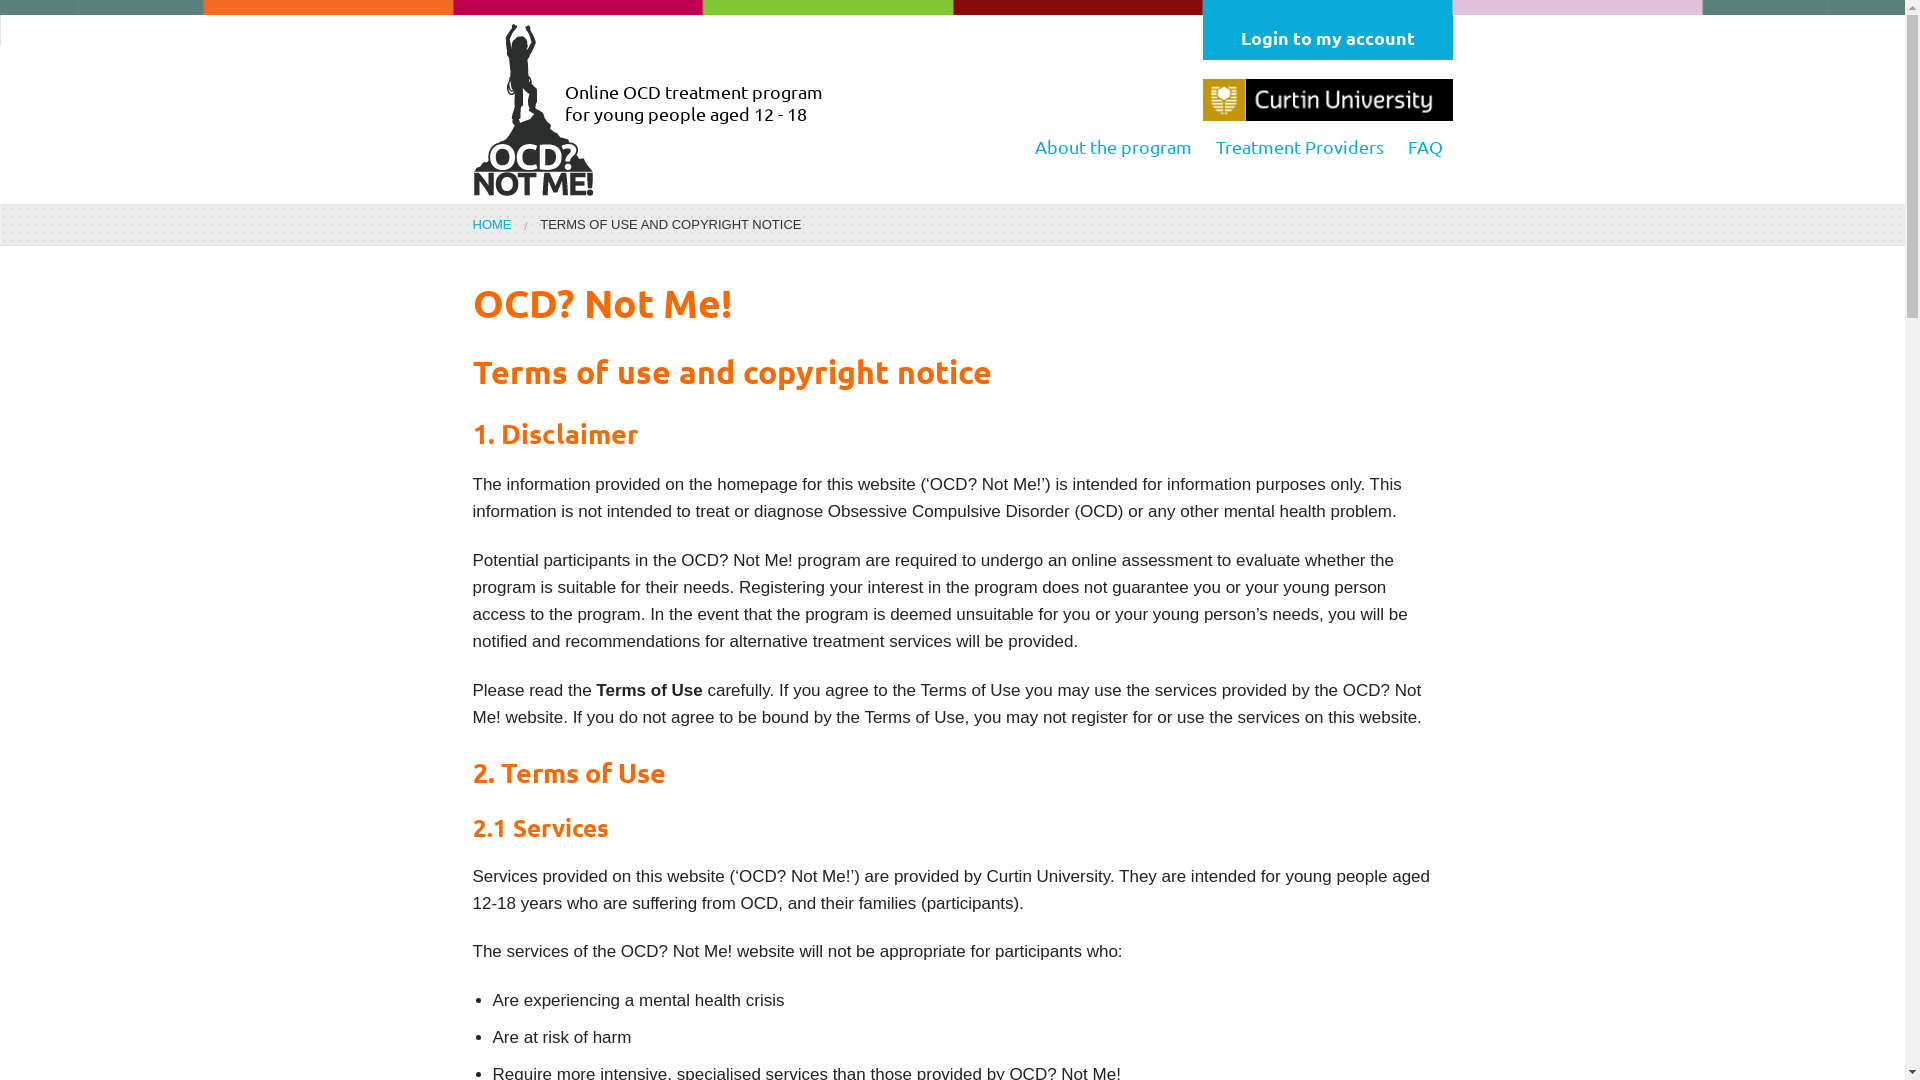 The image size is (1920, 1080). Describe the element at coordinates (1424, 145) in the screenshot. I see `'FAQ'` at that location.